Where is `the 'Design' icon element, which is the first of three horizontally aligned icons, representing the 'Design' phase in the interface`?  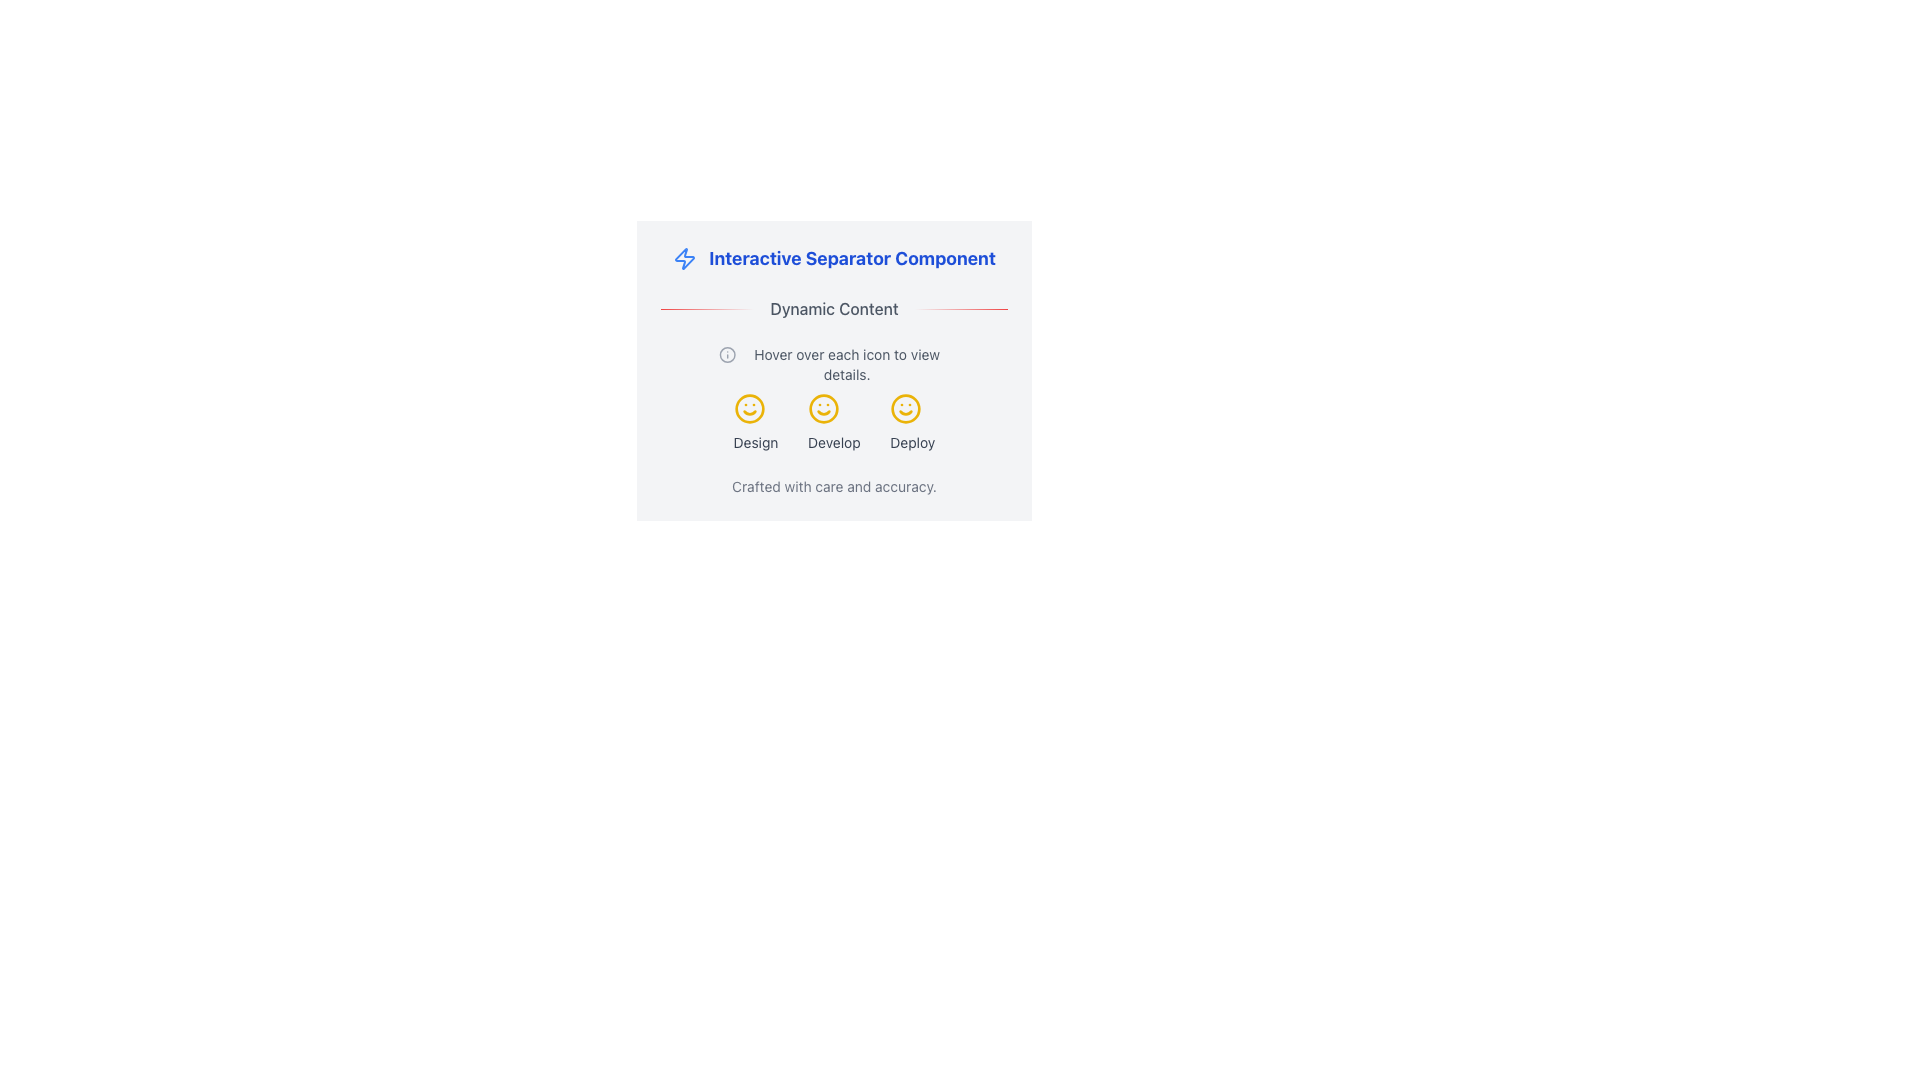 the 'Design' icon element, which is the first of three horizontally aligned icons, representing the 'Design' phase in the interface is located at coordinates (748, 407).